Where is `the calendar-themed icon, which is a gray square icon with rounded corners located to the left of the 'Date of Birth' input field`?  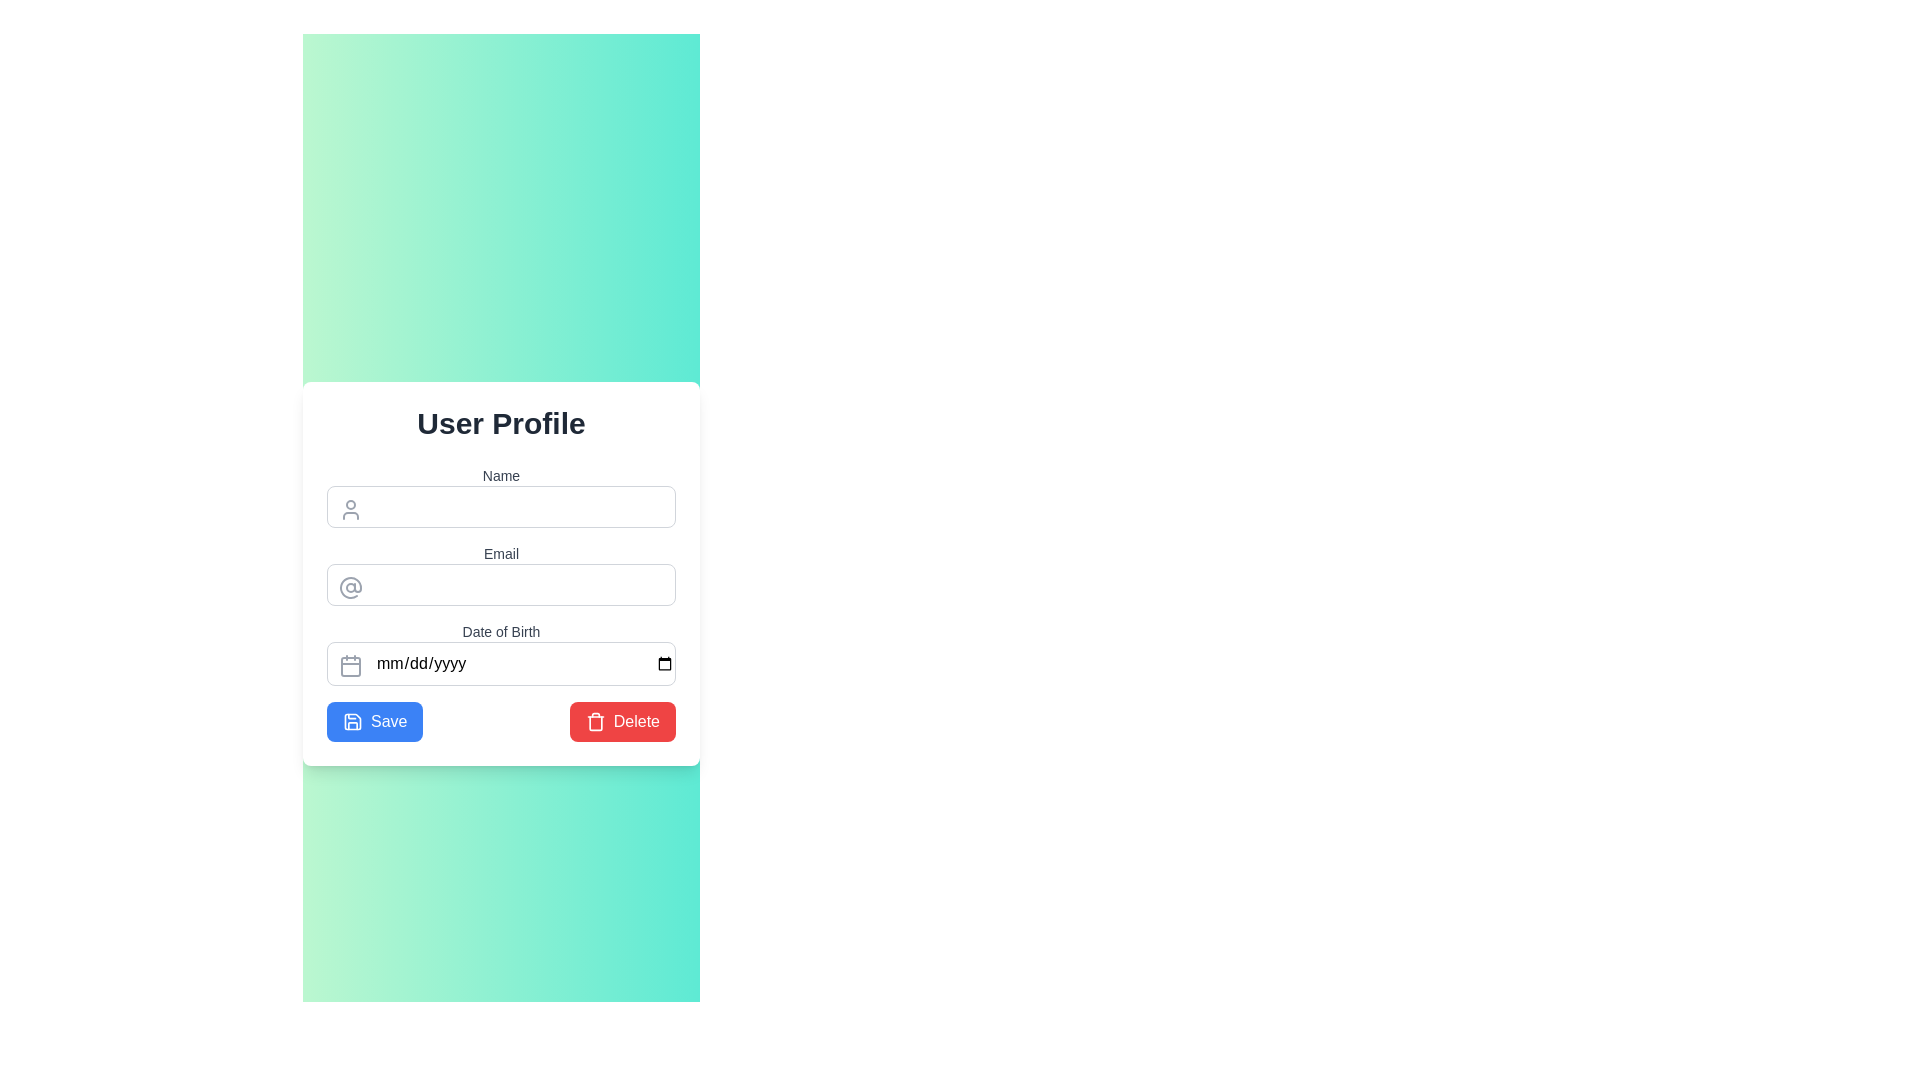
the calendar-themed icon, which is a gray square icon with rounded corners located to the left of the 'Date of Birth' input field is located at coordinates (350, 666).